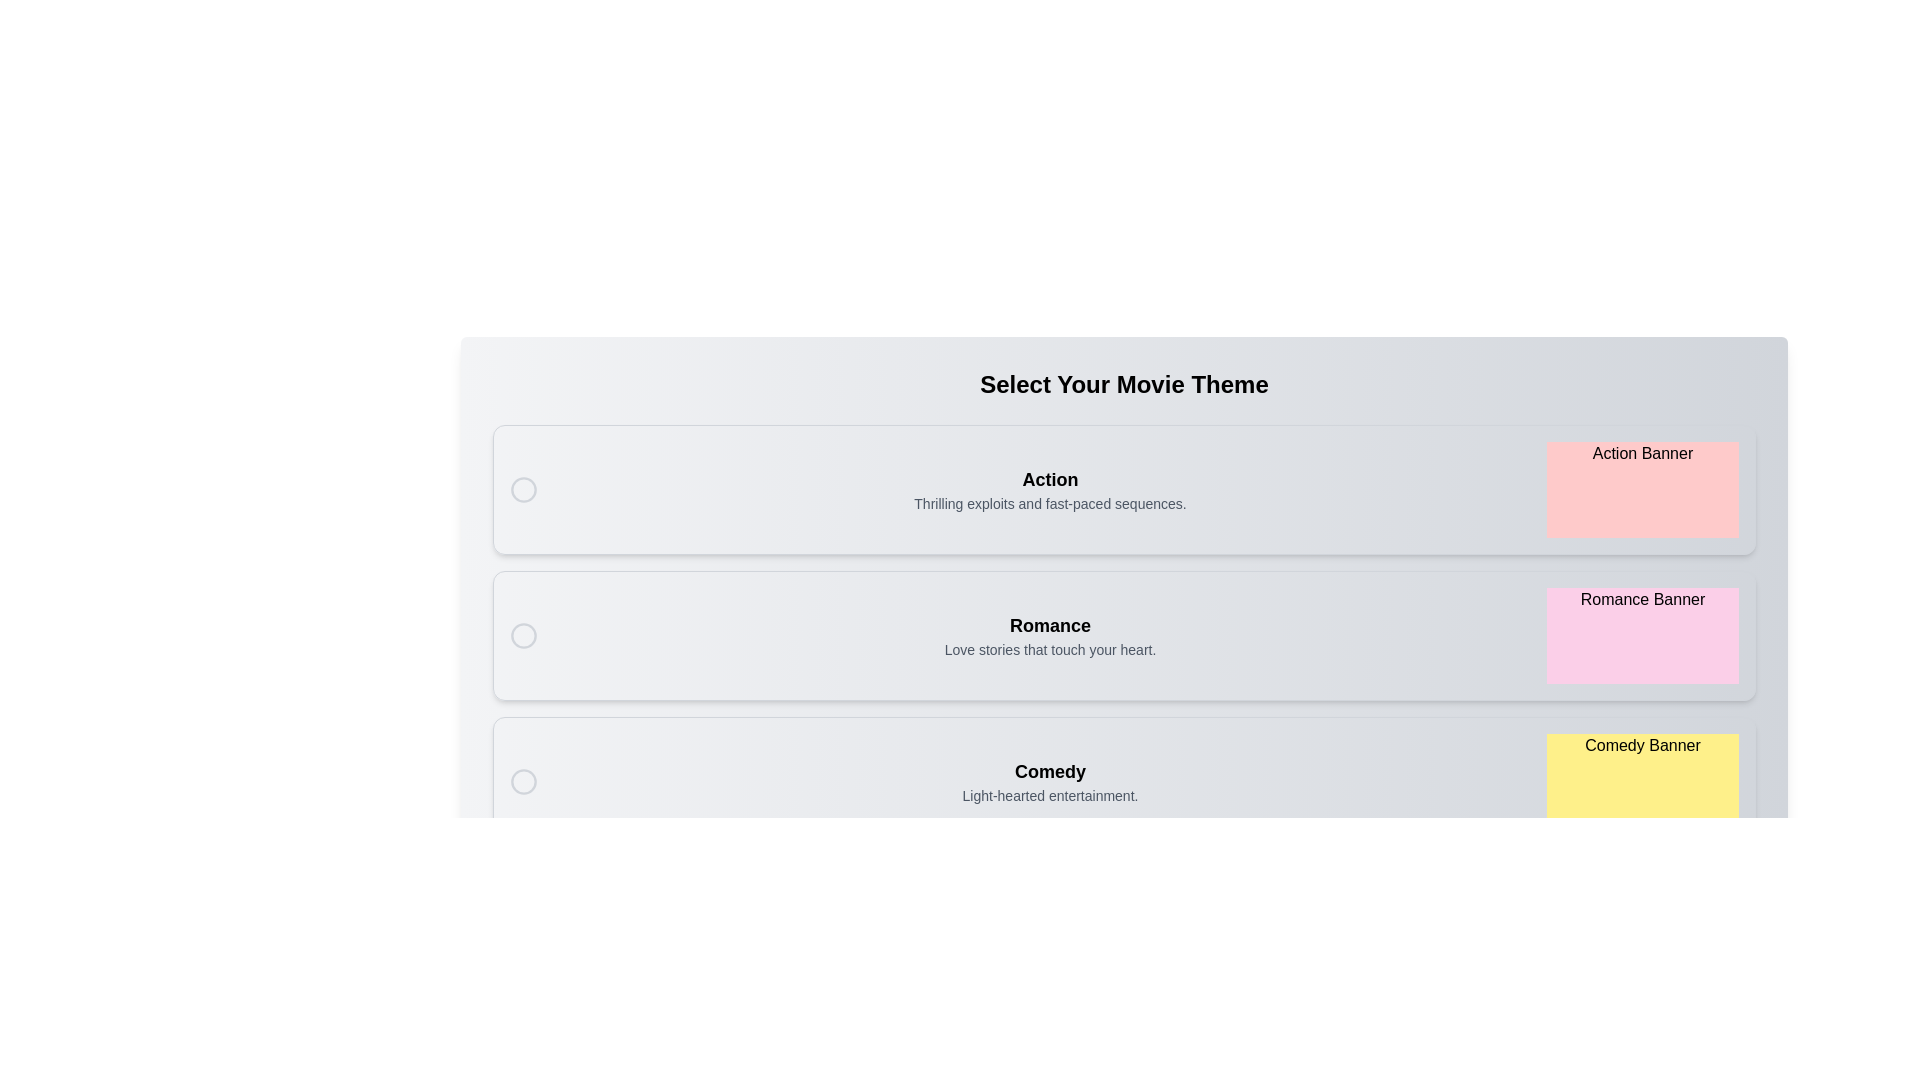 The height and width of the screenshot is (1080, 1920). Describe the element at coordinates (523, 489) in the screenshot. I see `the center of the circular graphical element, which is part of the radio button for the 'Action' theme row` at that location.